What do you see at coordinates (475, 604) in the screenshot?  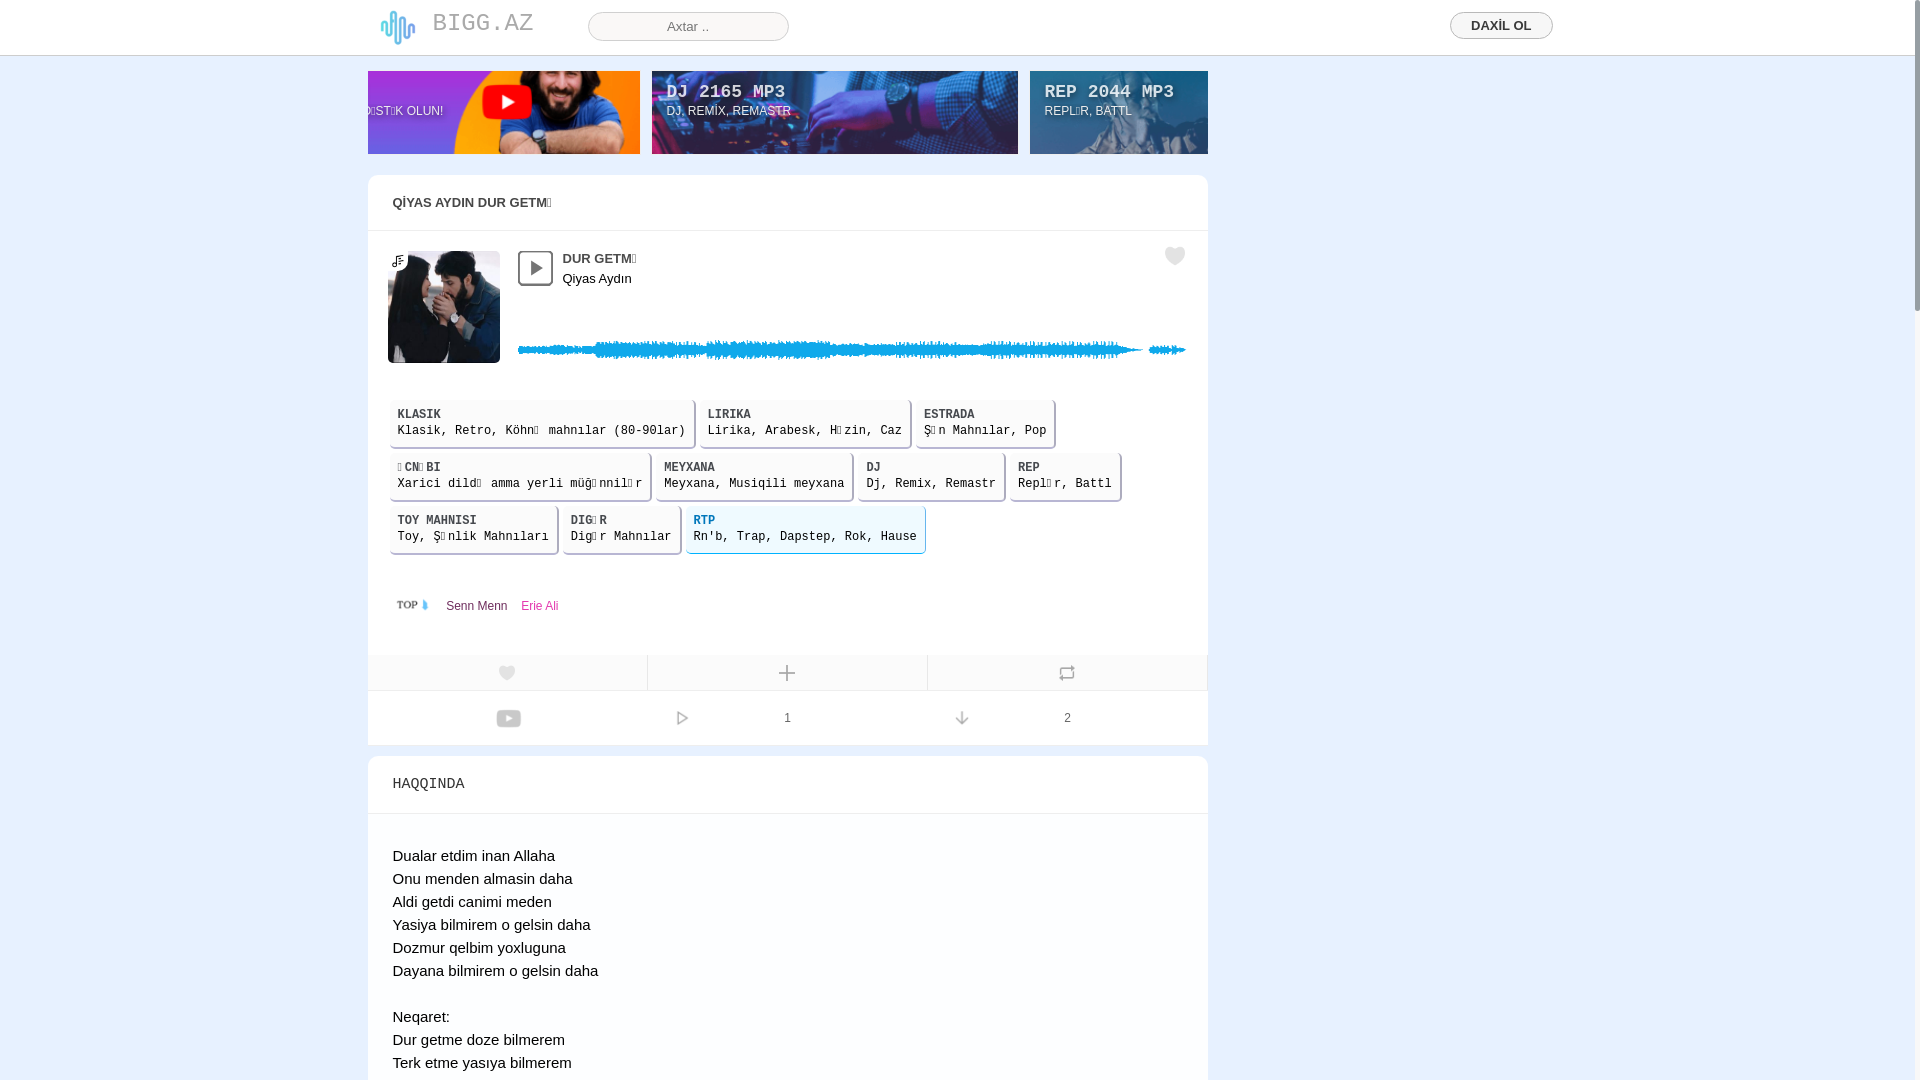 I see `'Senn Menn'` at bounding box center [475, 604].